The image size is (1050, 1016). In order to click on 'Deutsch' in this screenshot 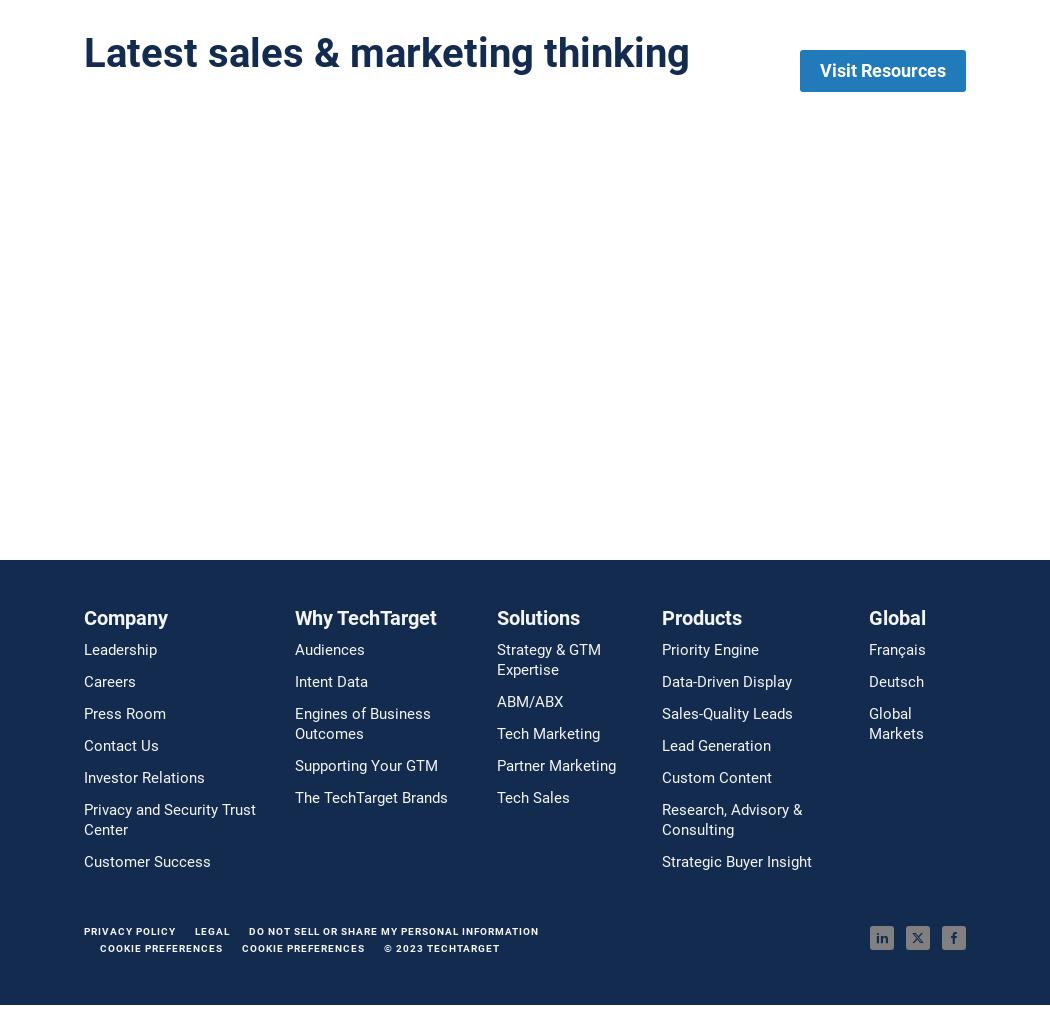, I will do `click(894, 681)`.